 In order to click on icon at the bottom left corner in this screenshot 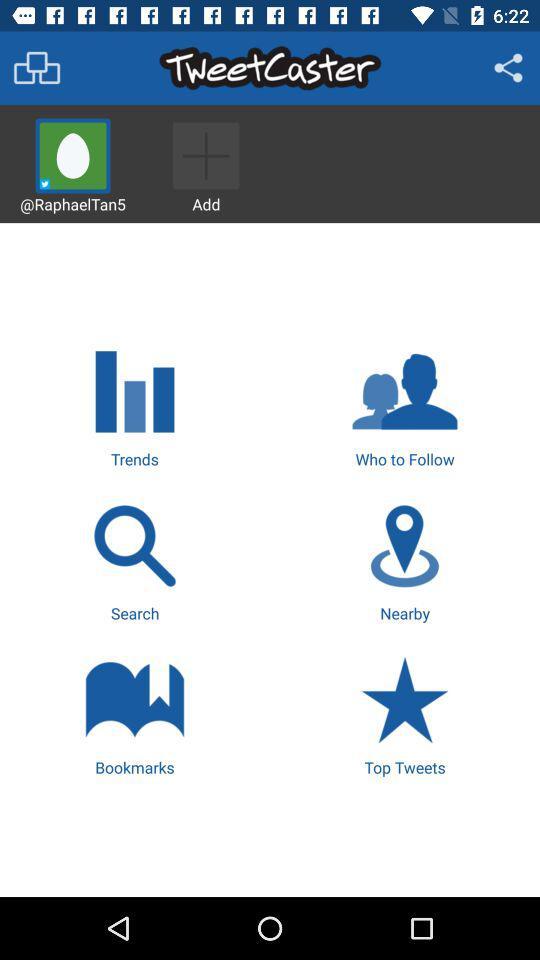, I will do `click(135, 714)`.